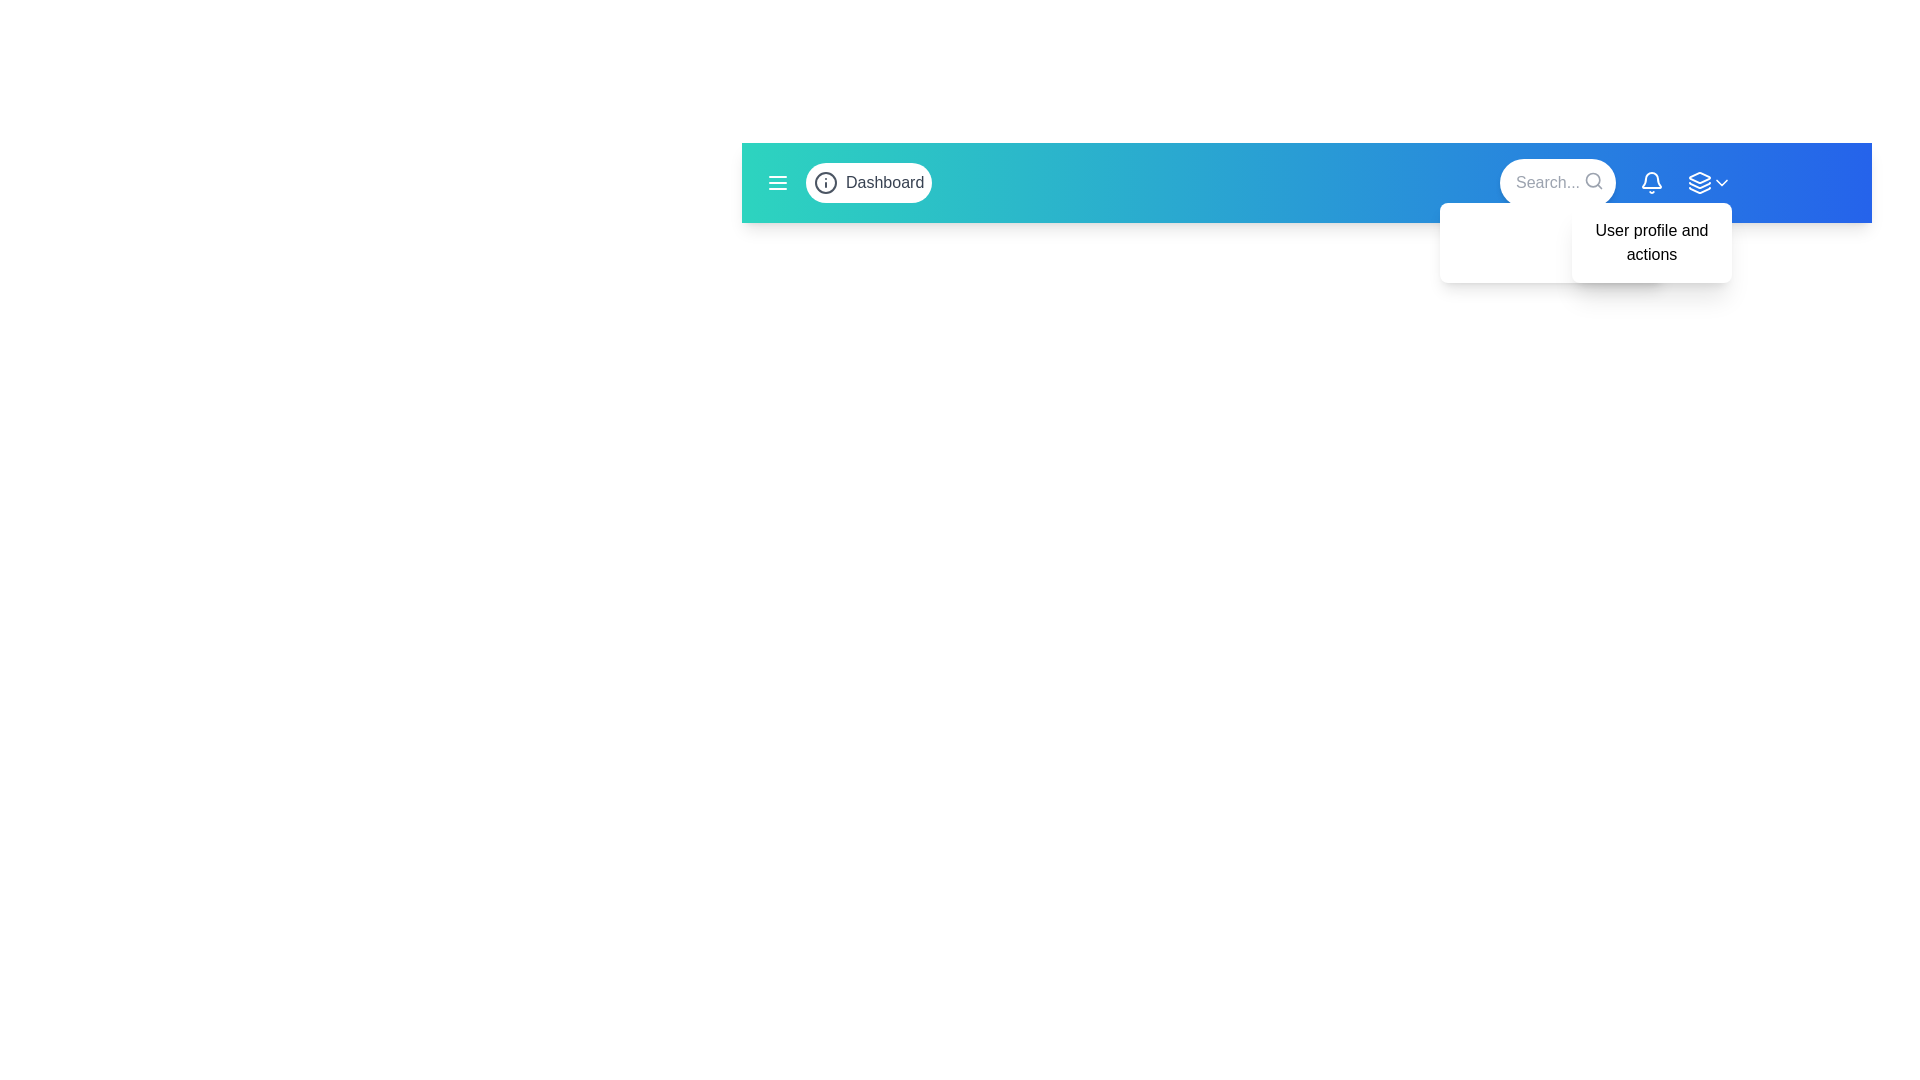  I want to click on the circular frame of the search magnifying glass icon, which is located to the right of the search bar in the top navigation bar, so click(1592, 180).